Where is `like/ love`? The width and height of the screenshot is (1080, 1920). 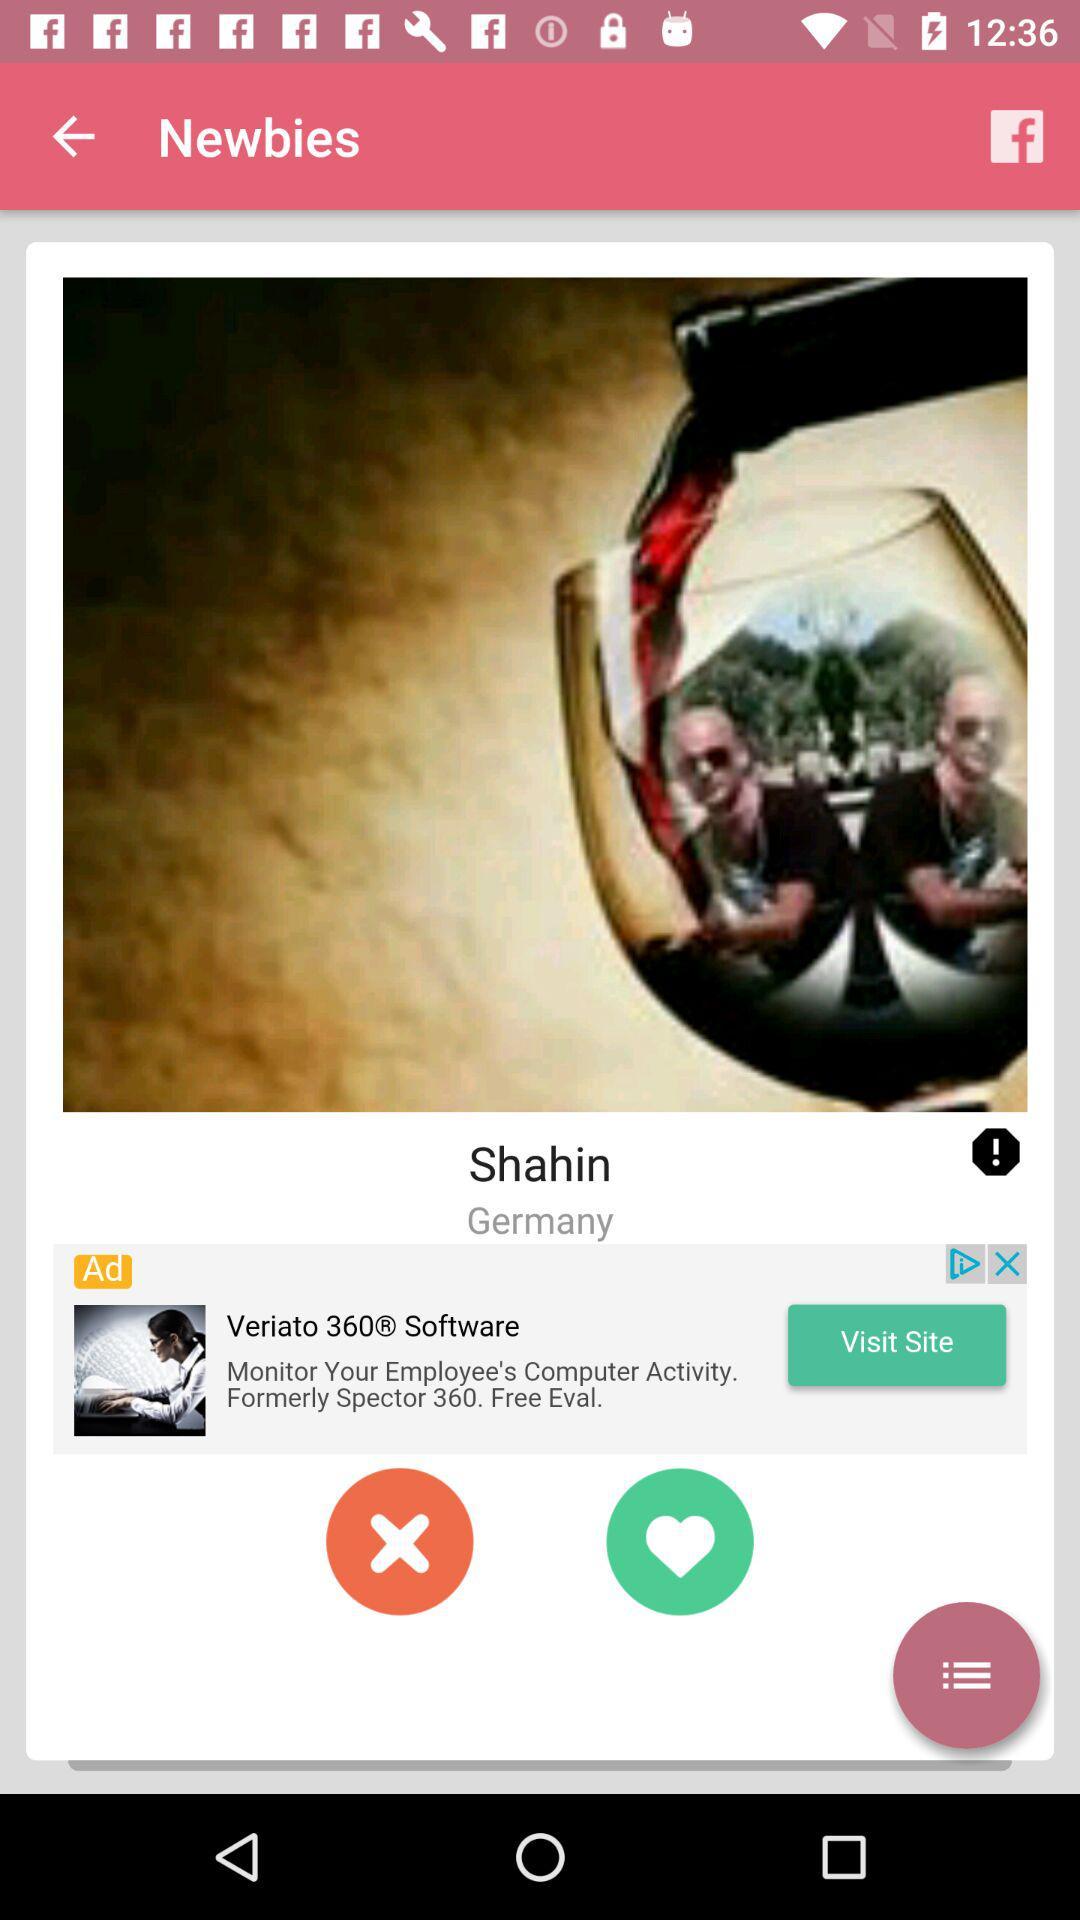 like/ love is located at coordinates (678, 1540).